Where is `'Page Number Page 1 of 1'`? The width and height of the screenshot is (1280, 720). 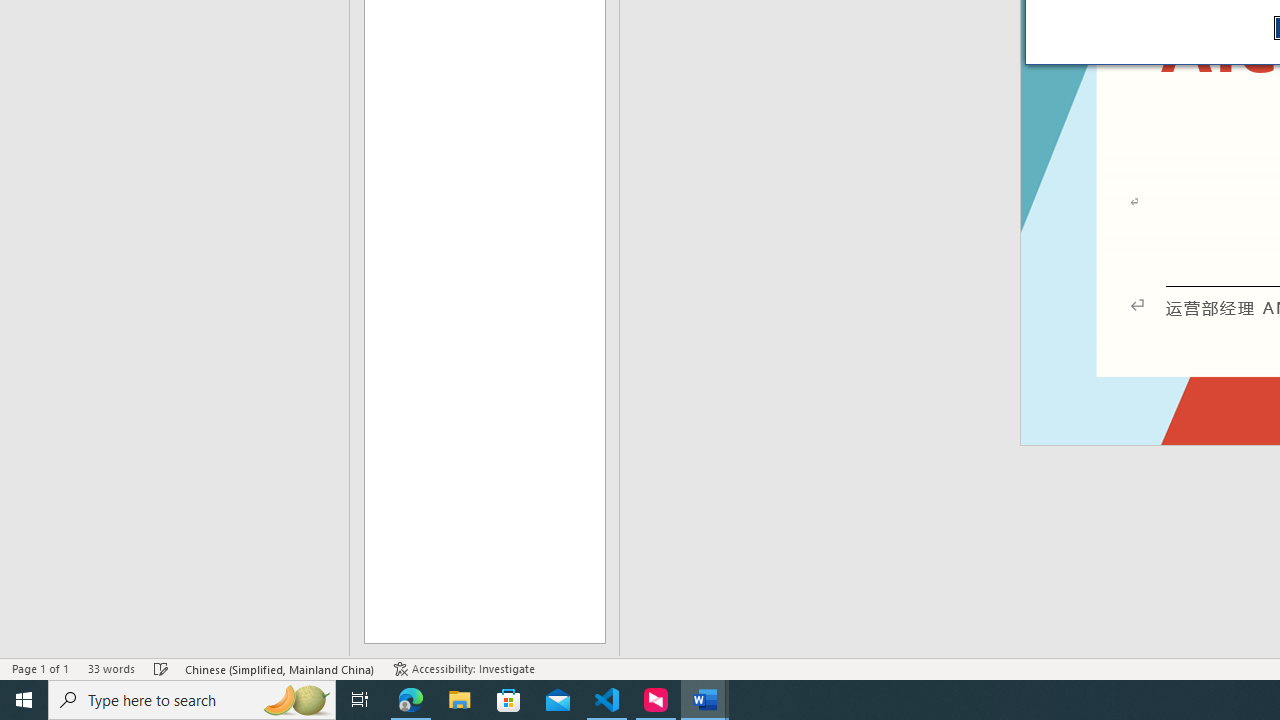
'Page Number Page 1 of 1' is located at coordinates (40, 669).